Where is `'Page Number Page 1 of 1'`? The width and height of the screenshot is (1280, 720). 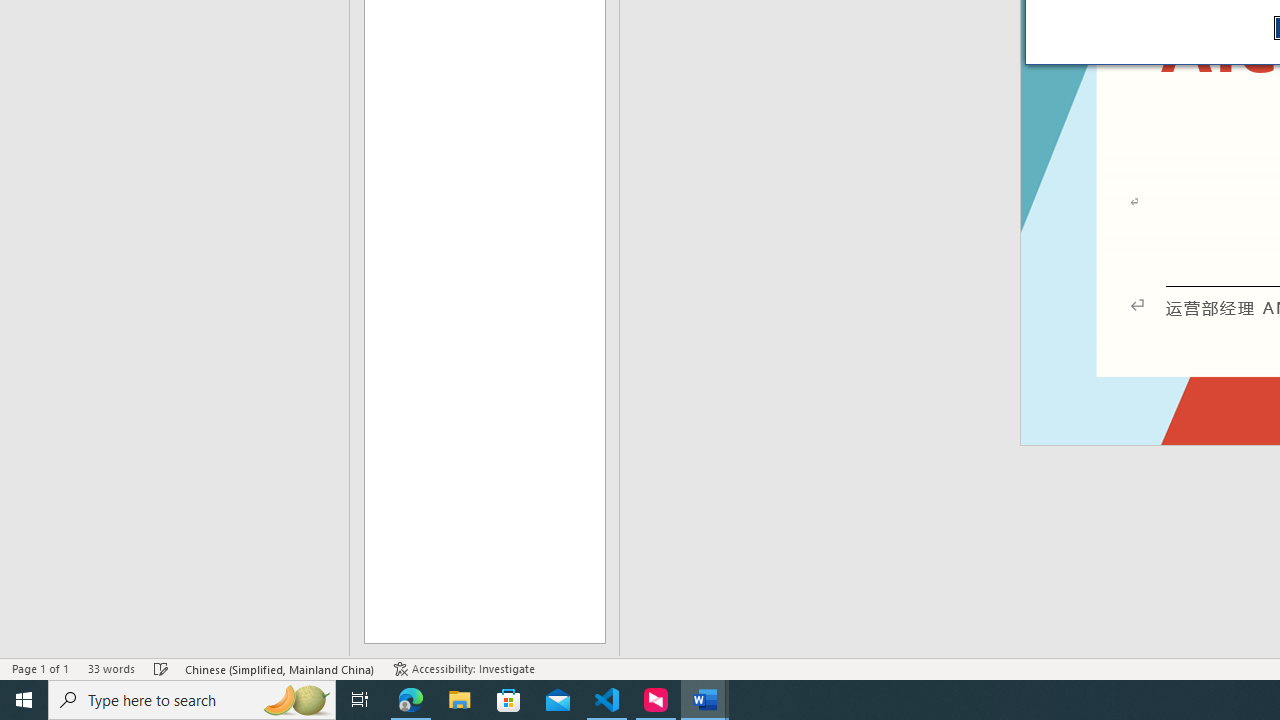
'Page Number Page 1 of 1' is located at coordinates (40, 669).